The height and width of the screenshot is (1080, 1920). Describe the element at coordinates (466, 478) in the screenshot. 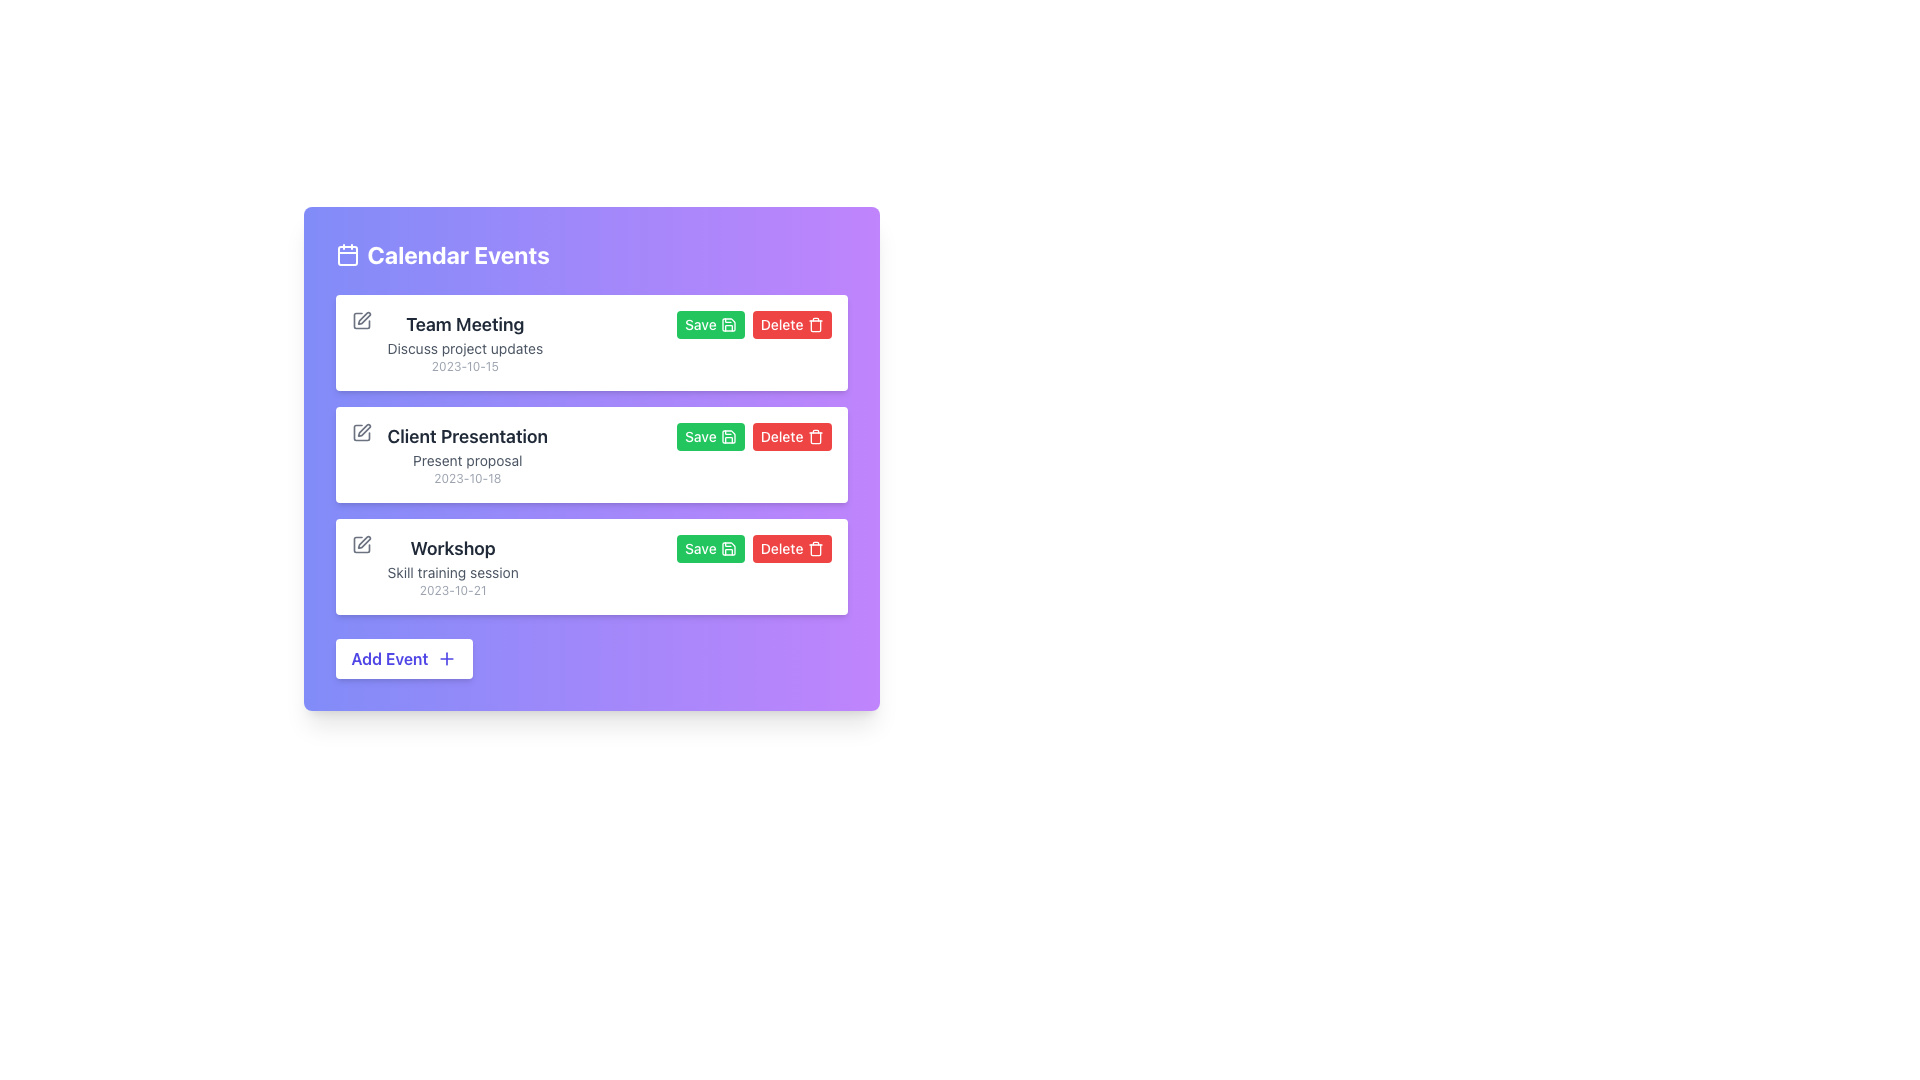

I see `the text label displaying the date of the event for 'Client Presentation', which is positioned below the event's description 'Present proposal'` at that location.